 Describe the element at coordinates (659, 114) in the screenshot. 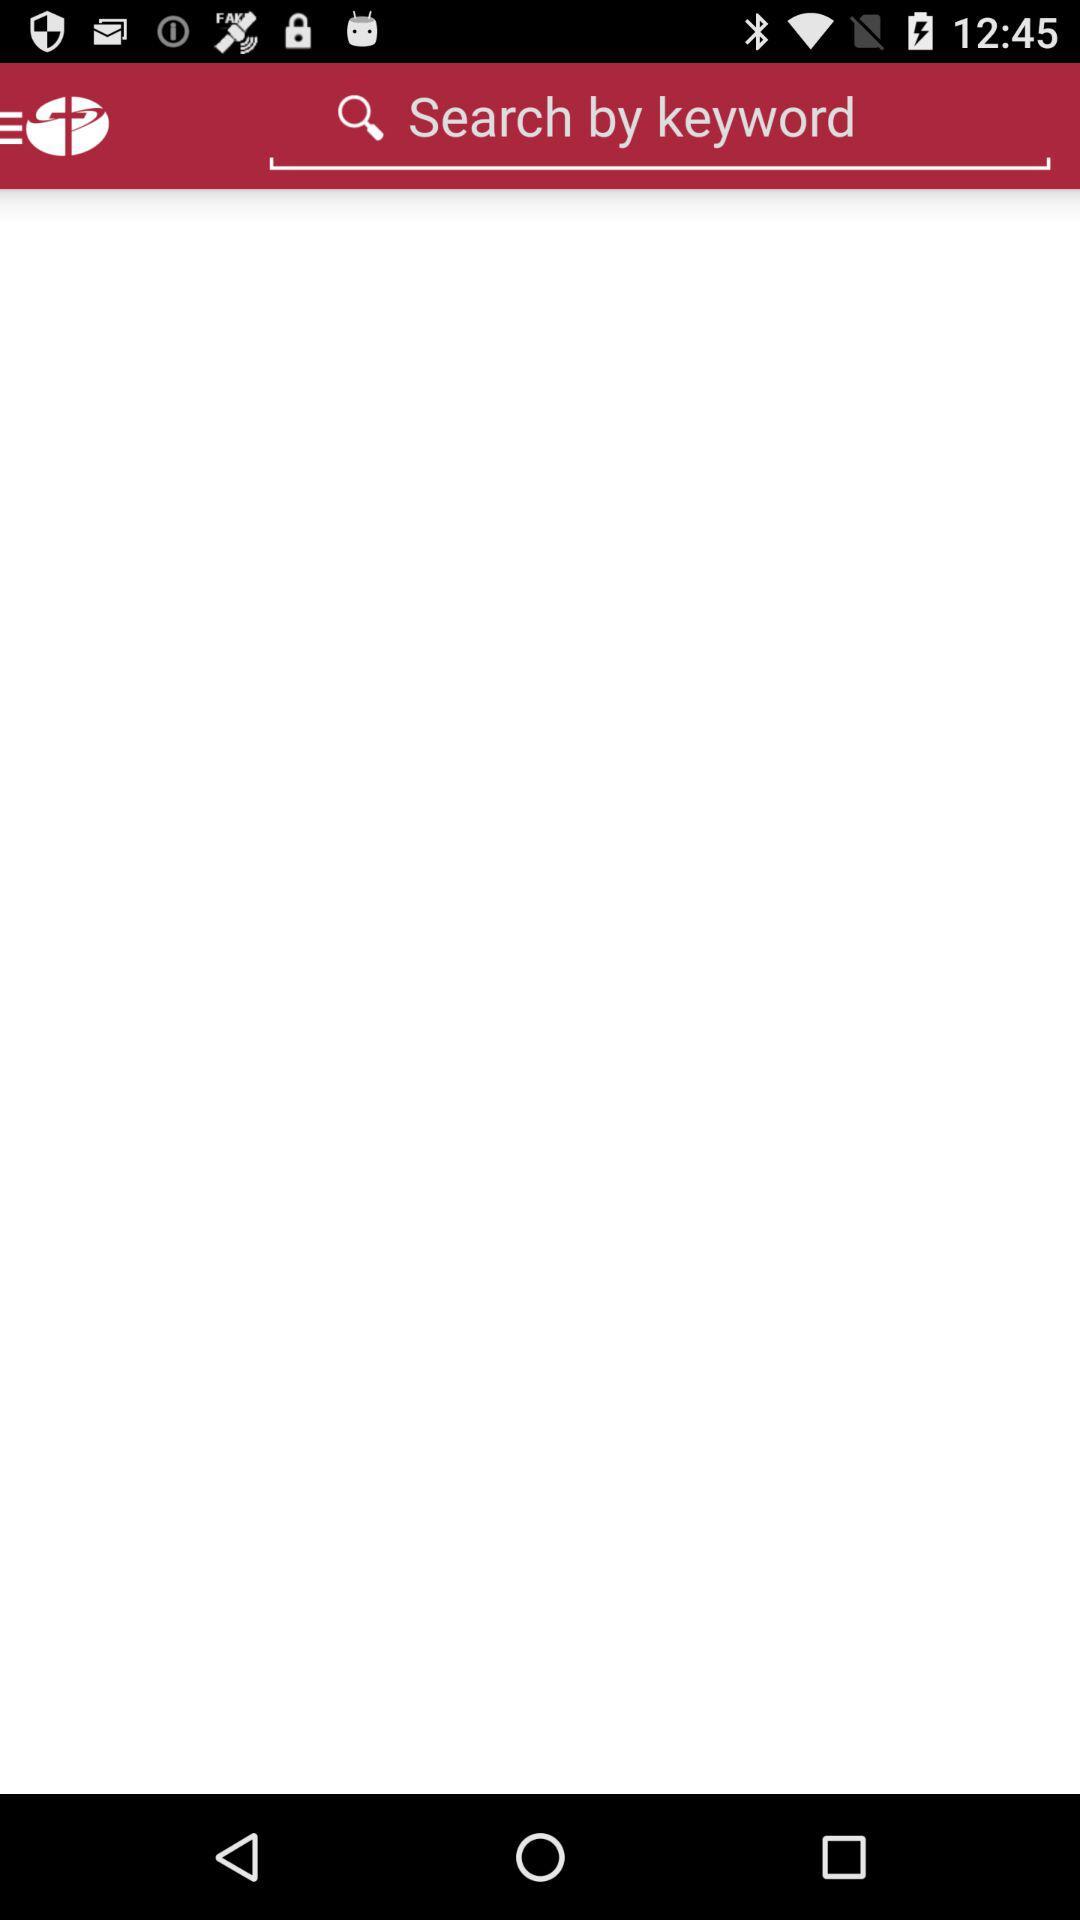

I see `keyword to search` at that location.